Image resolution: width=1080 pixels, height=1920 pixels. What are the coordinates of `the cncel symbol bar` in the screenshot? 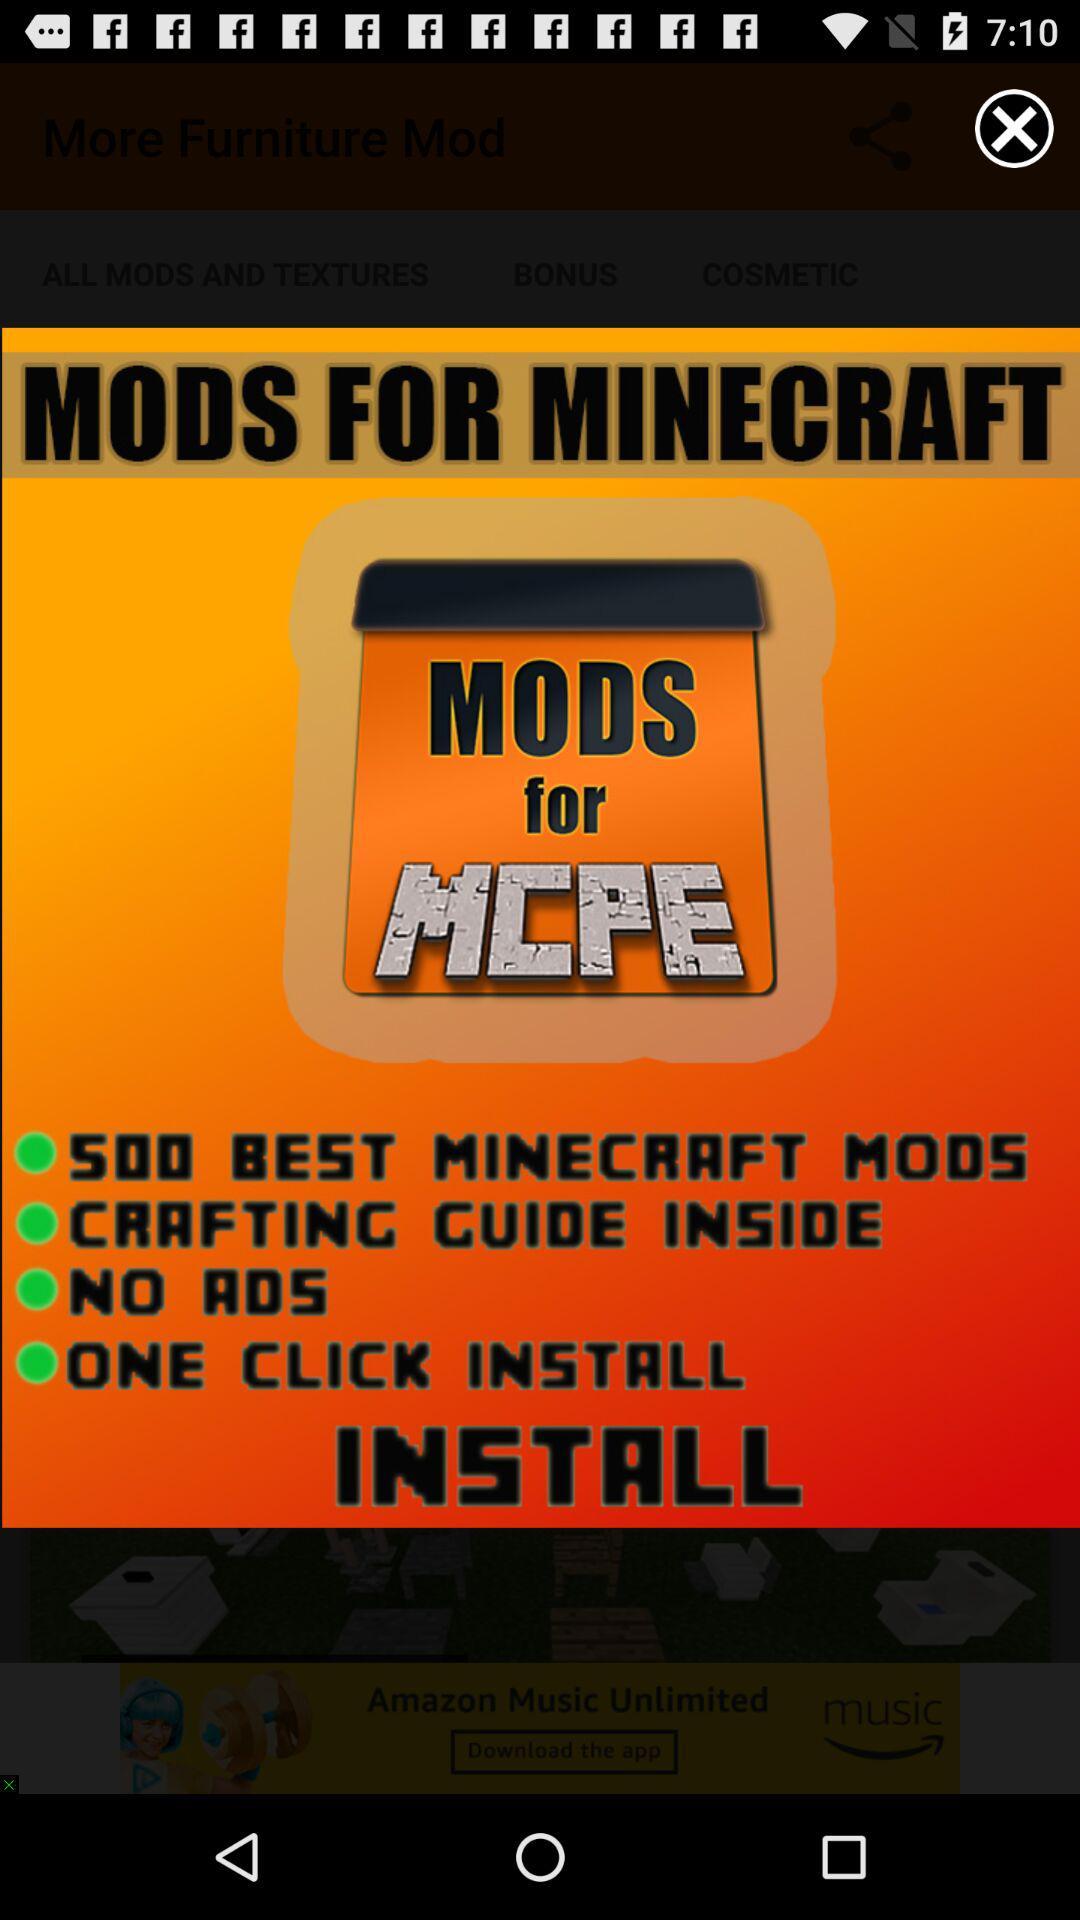 It's located at (1014, 127).